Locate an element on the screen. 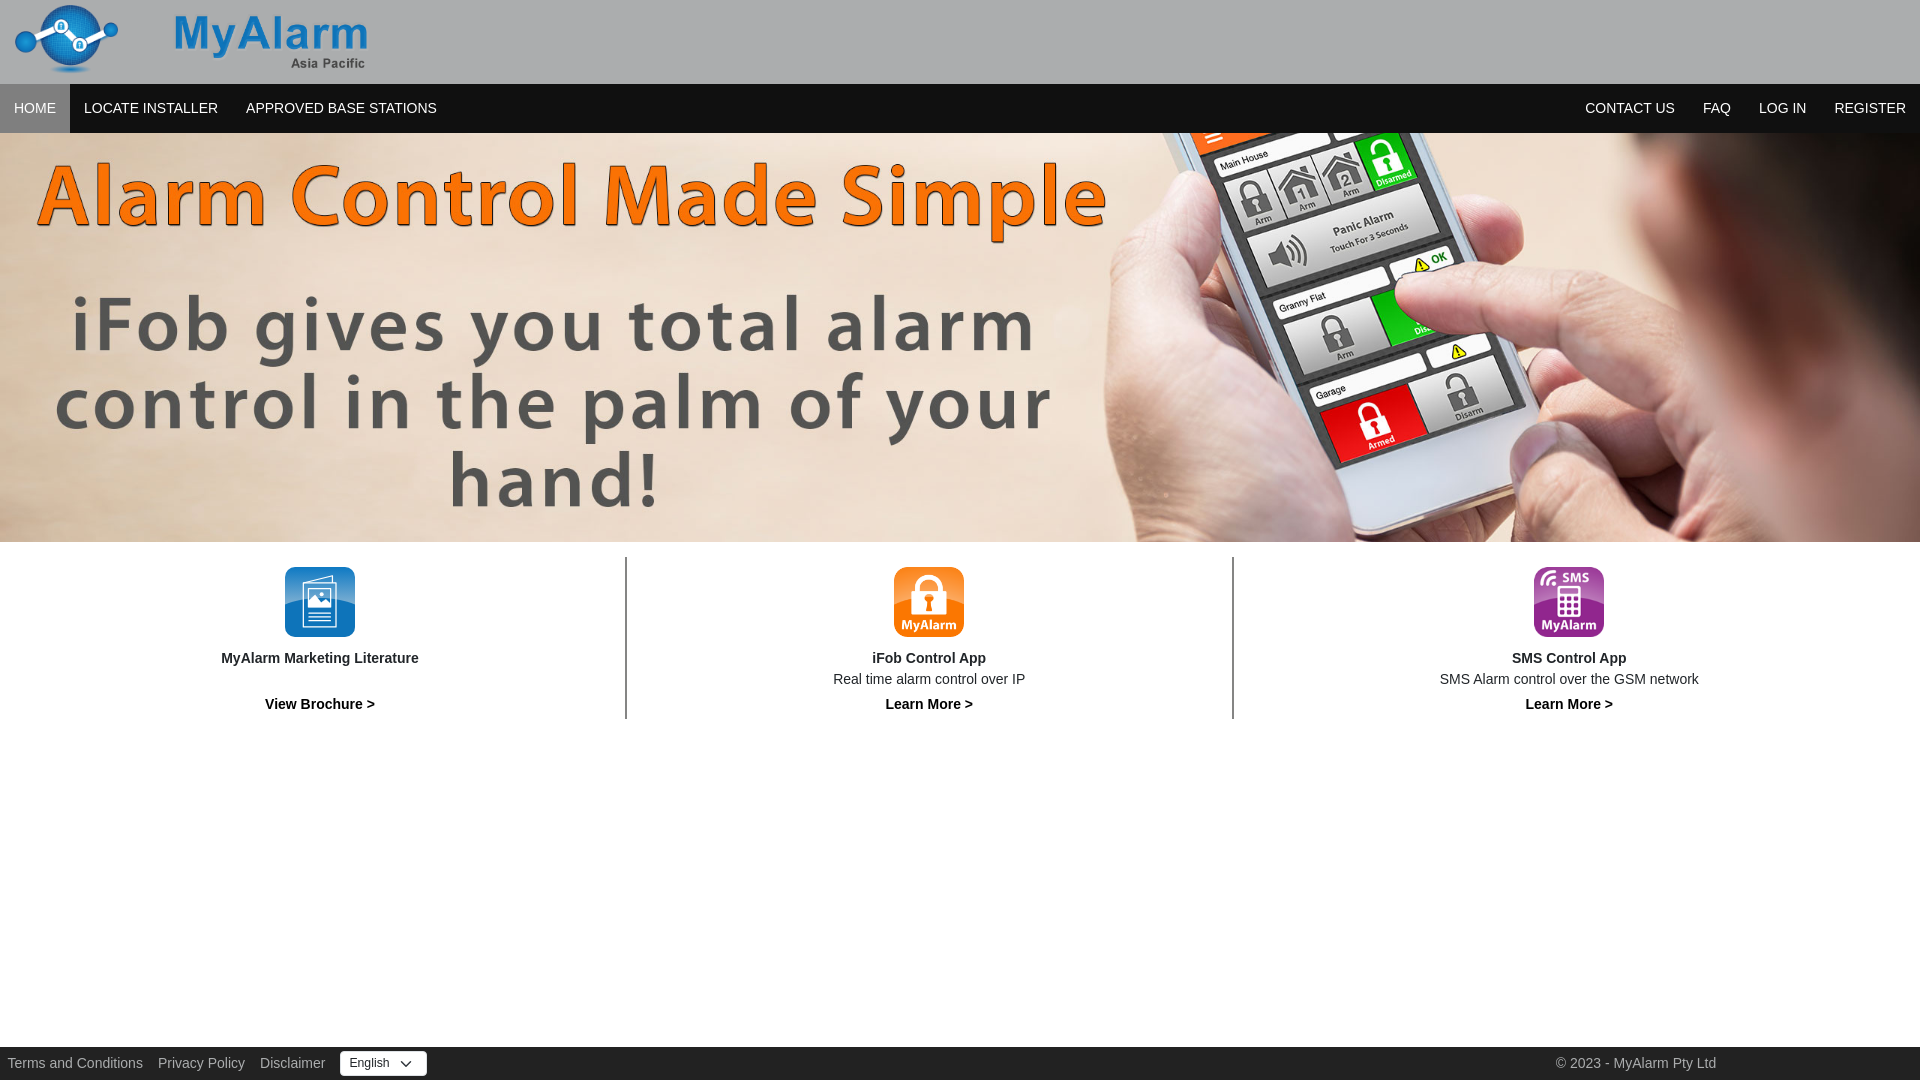 This screenshot has width=1920, height=1080. 'LOCATE INSTALLER' is located at coordinates (149, 108).